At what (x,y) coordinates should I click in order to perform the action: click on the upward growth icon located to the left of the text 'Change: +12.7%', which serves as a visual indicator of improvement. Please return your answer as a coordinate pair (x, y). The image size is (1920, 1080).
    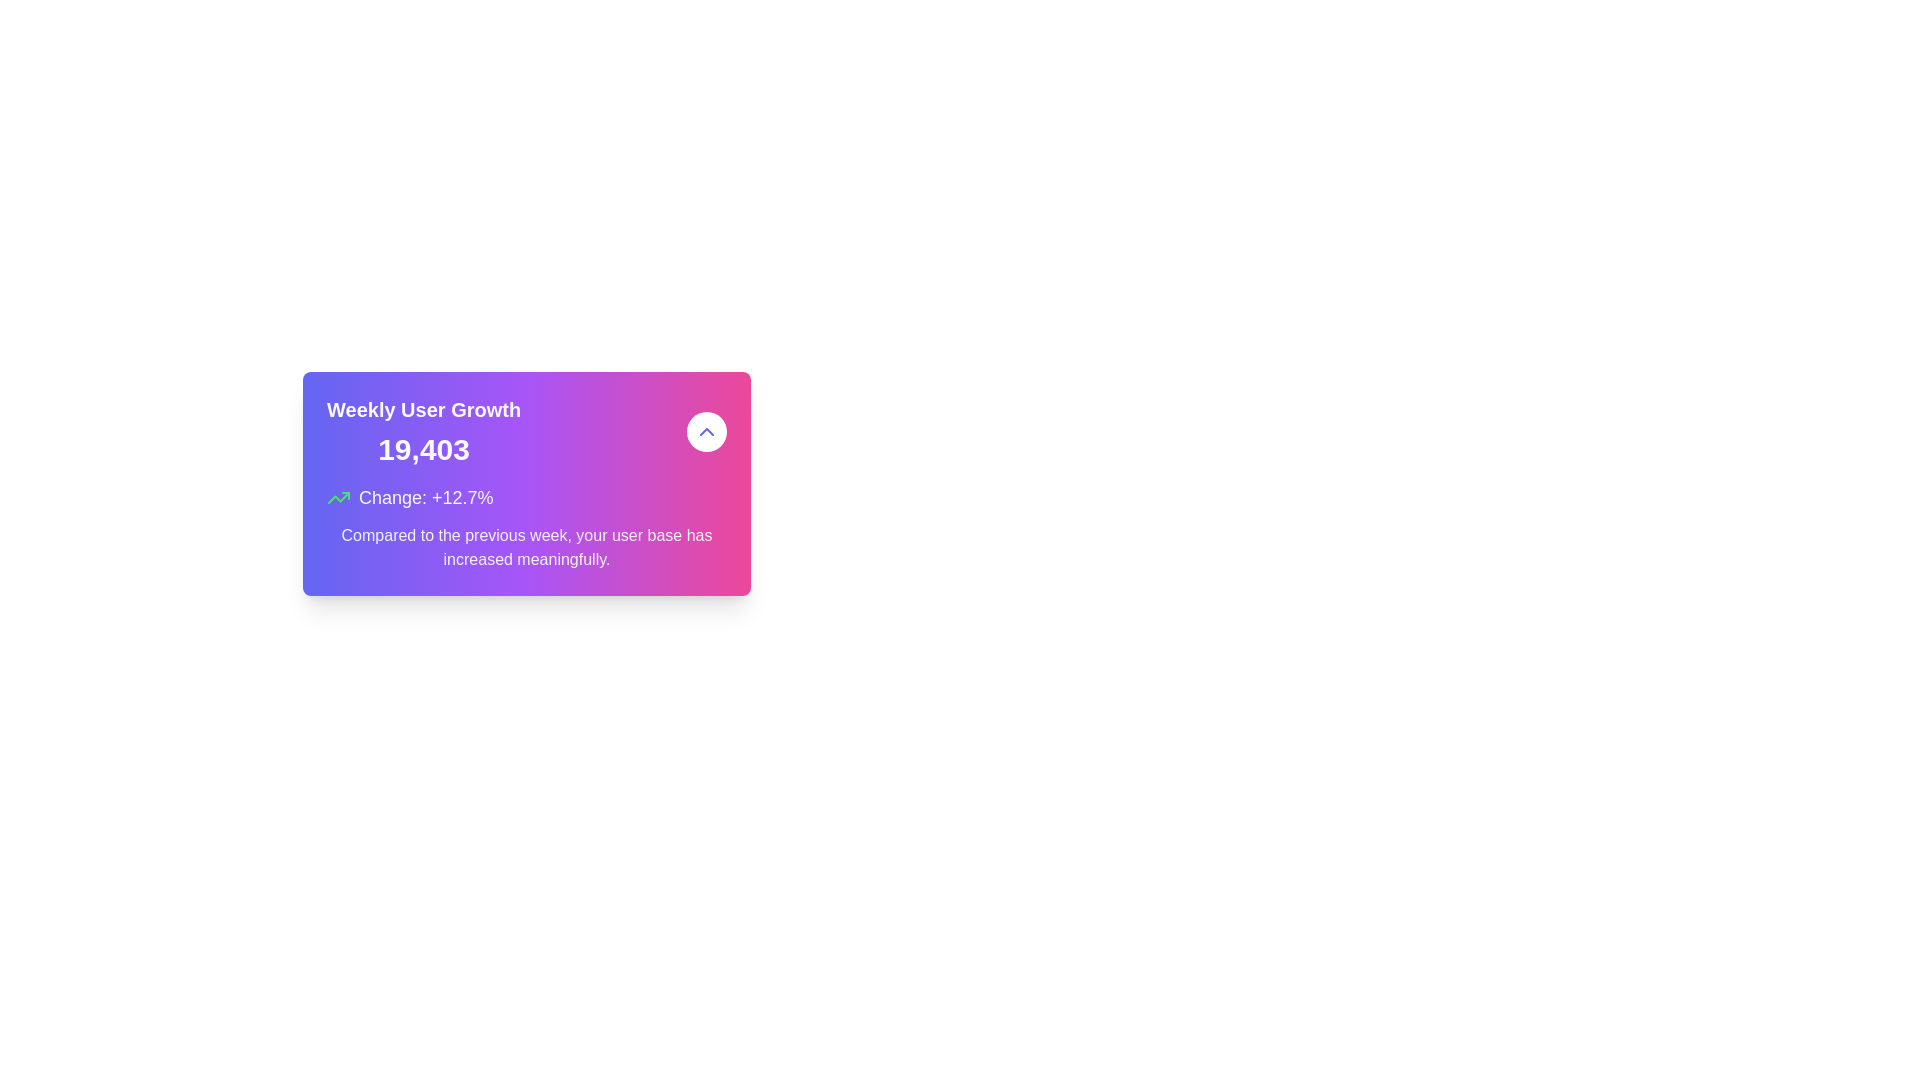
    Looking at the image, I should click on (339, 496).